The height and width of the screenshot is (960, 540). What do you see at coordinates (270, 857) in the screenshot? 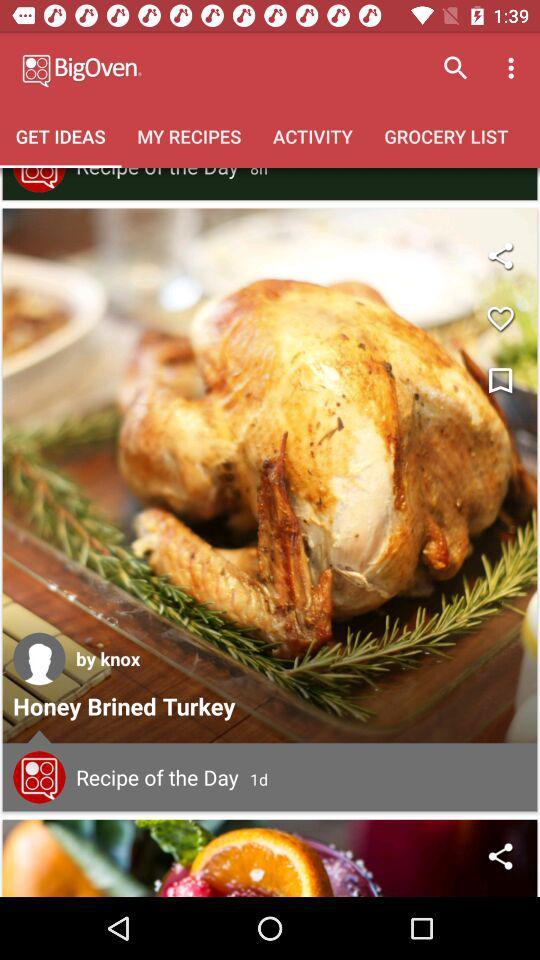
I see `a place to view a recipe which contains orange` at bounding box center [270, 857].